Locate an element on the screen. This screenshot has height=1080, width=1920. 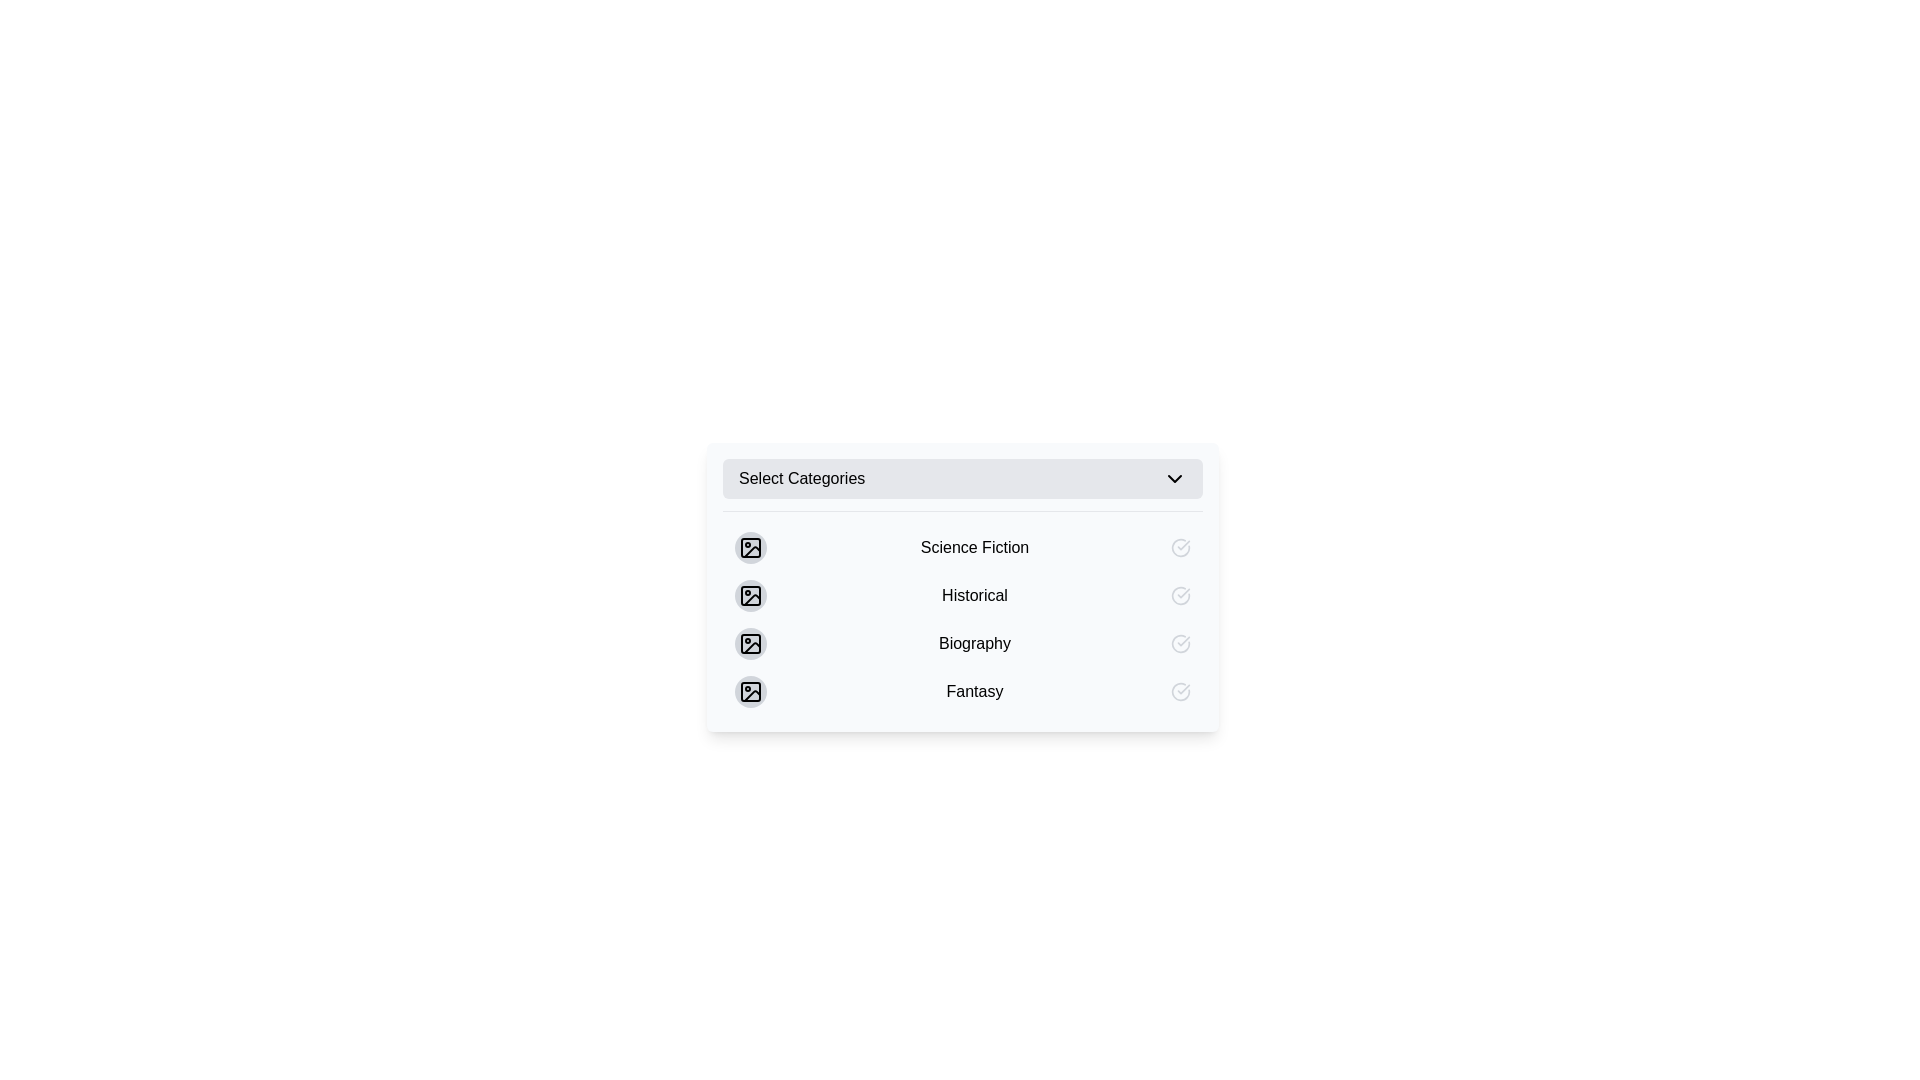
the SVG graphical element indicating the state of the 'Historical' category selection, which is part of a decorative or status icon is located at coordinates (1180, 595).